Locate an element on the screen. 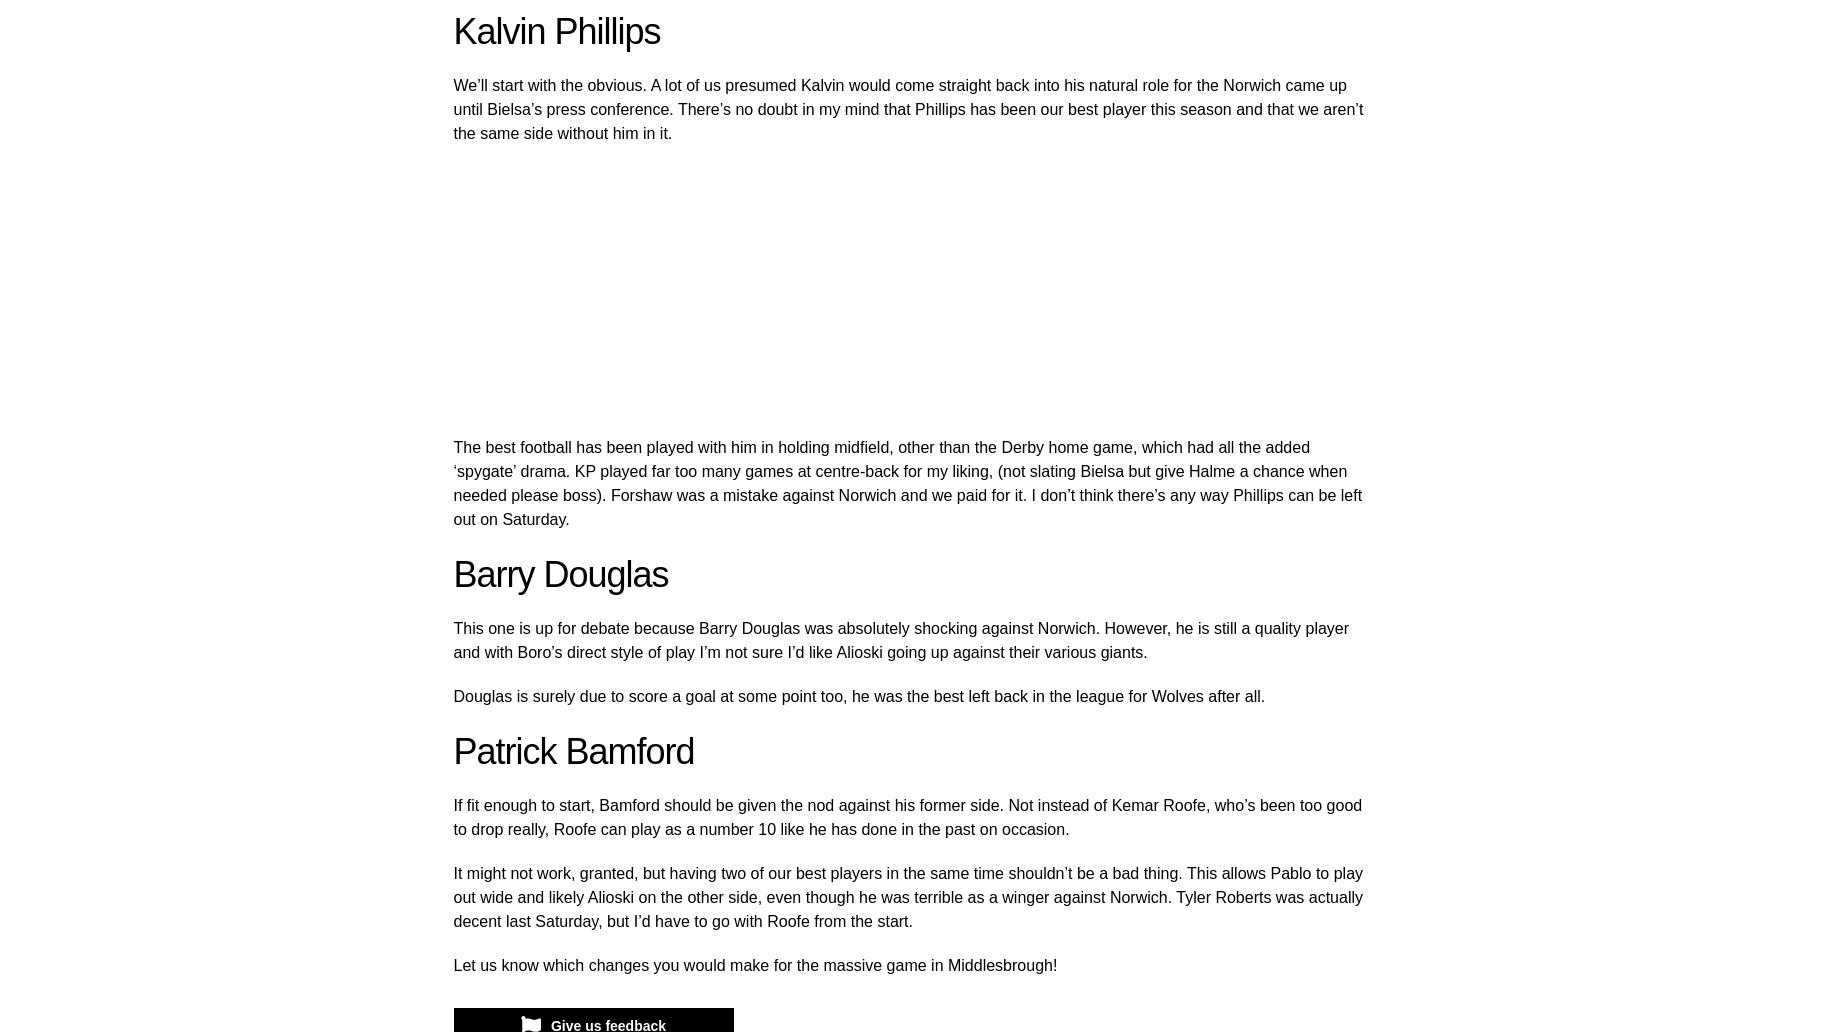 This screenshot has height=1032, width=1823. 'This one is up for debate because Barry Douglas was absolutely shocking against Norwich. However, he is still a quality player and with Boro’s direct style of play I’m not sure I’d like Alioski going up against their various giants.' is located at coordinates (899, 640).